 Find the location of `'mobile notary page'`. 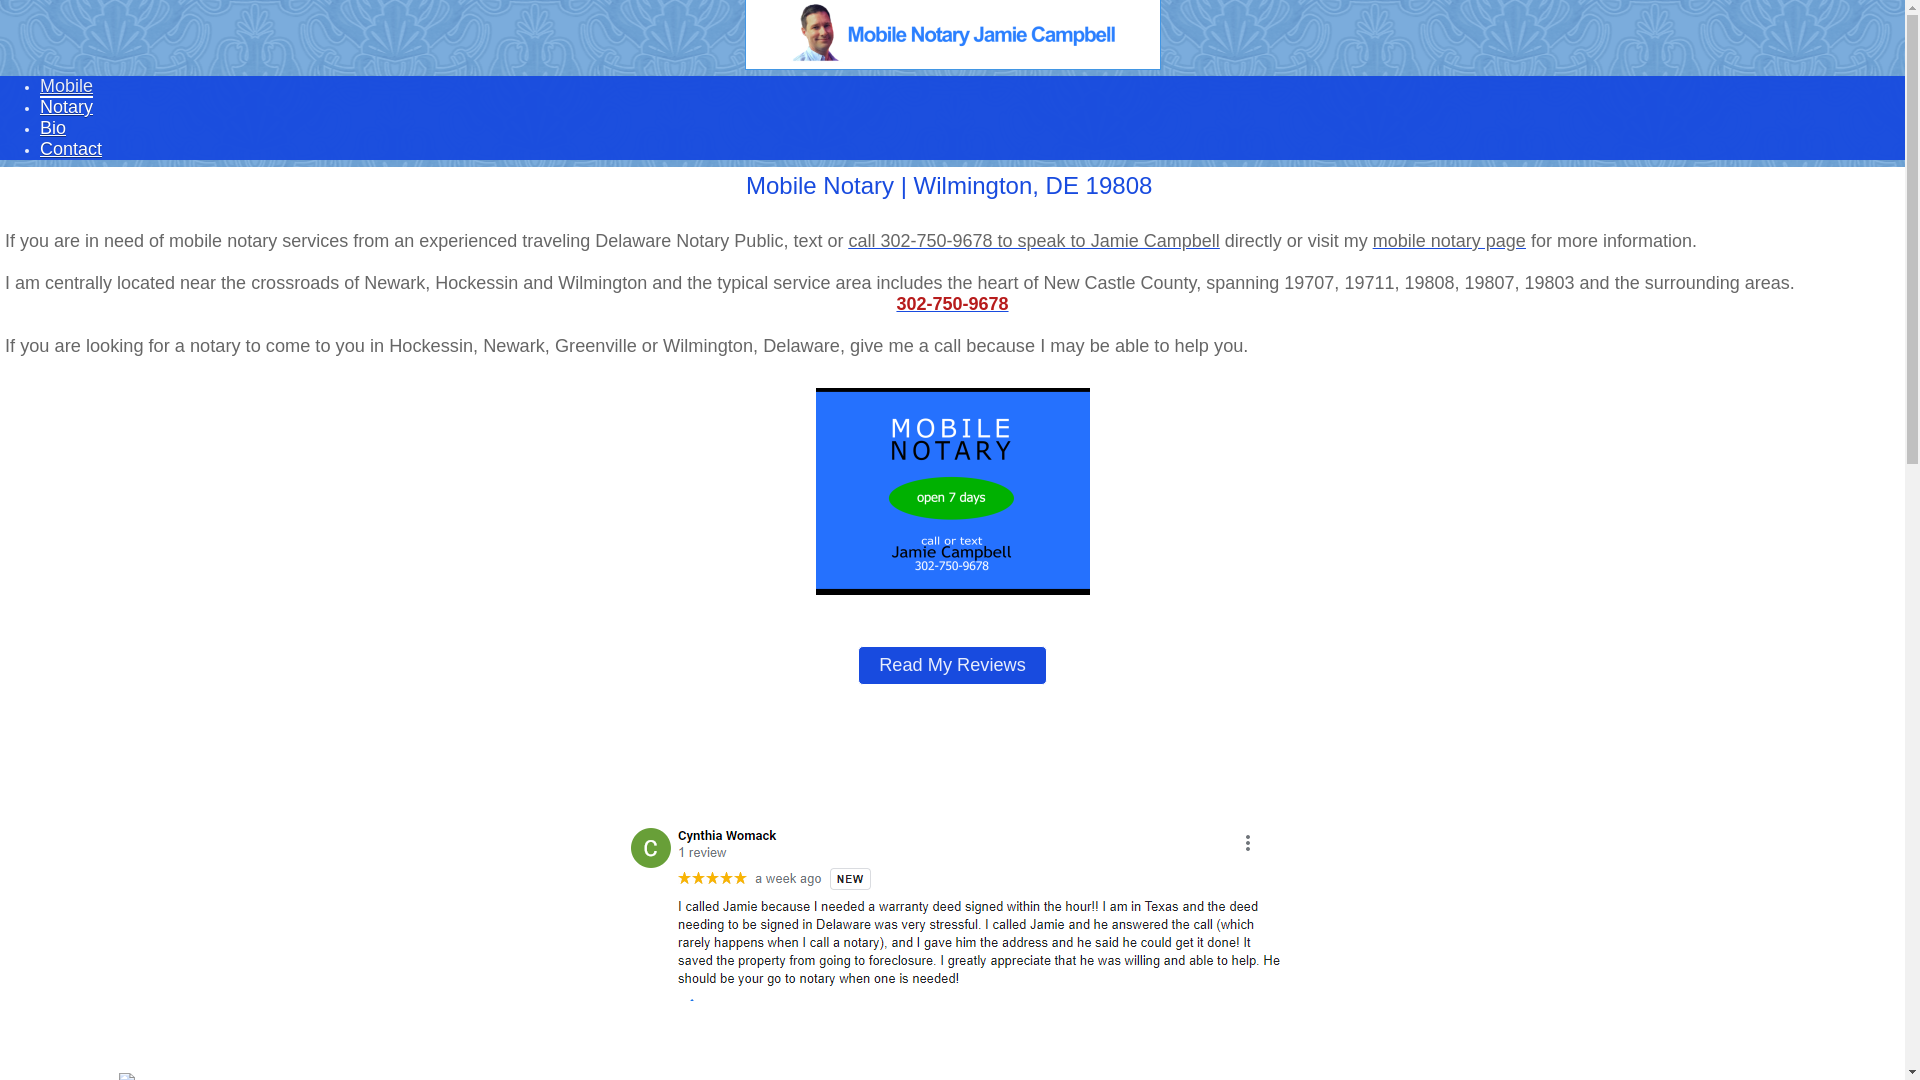

'mobile notary page' is located at coordinates (1449, 239).